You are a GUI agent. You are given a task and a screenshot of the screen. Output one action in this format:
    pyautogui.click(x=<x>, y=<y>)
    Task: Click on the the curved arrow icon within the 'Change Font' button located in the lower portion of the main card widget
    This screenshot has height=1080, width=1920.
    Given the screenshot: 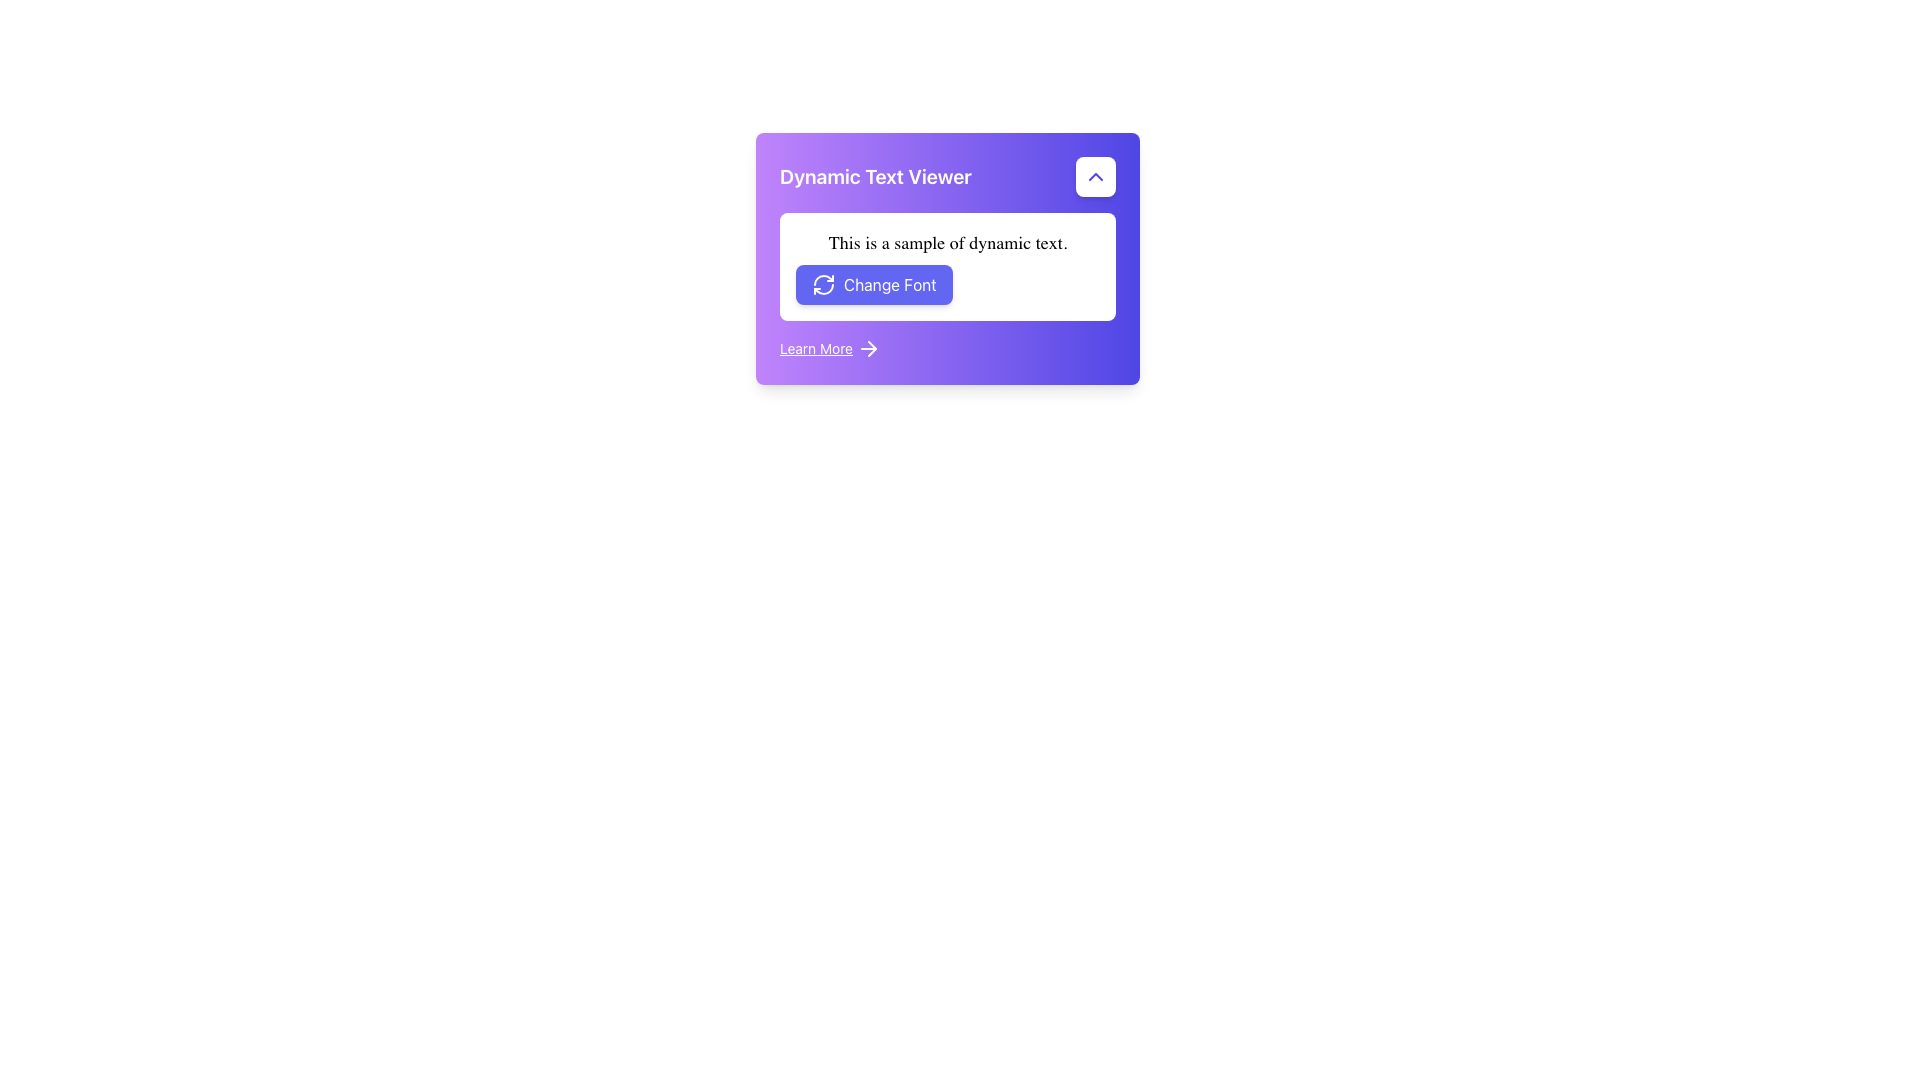 What is the action you would take?
    pyautogui.click(x=824, y=289)
    